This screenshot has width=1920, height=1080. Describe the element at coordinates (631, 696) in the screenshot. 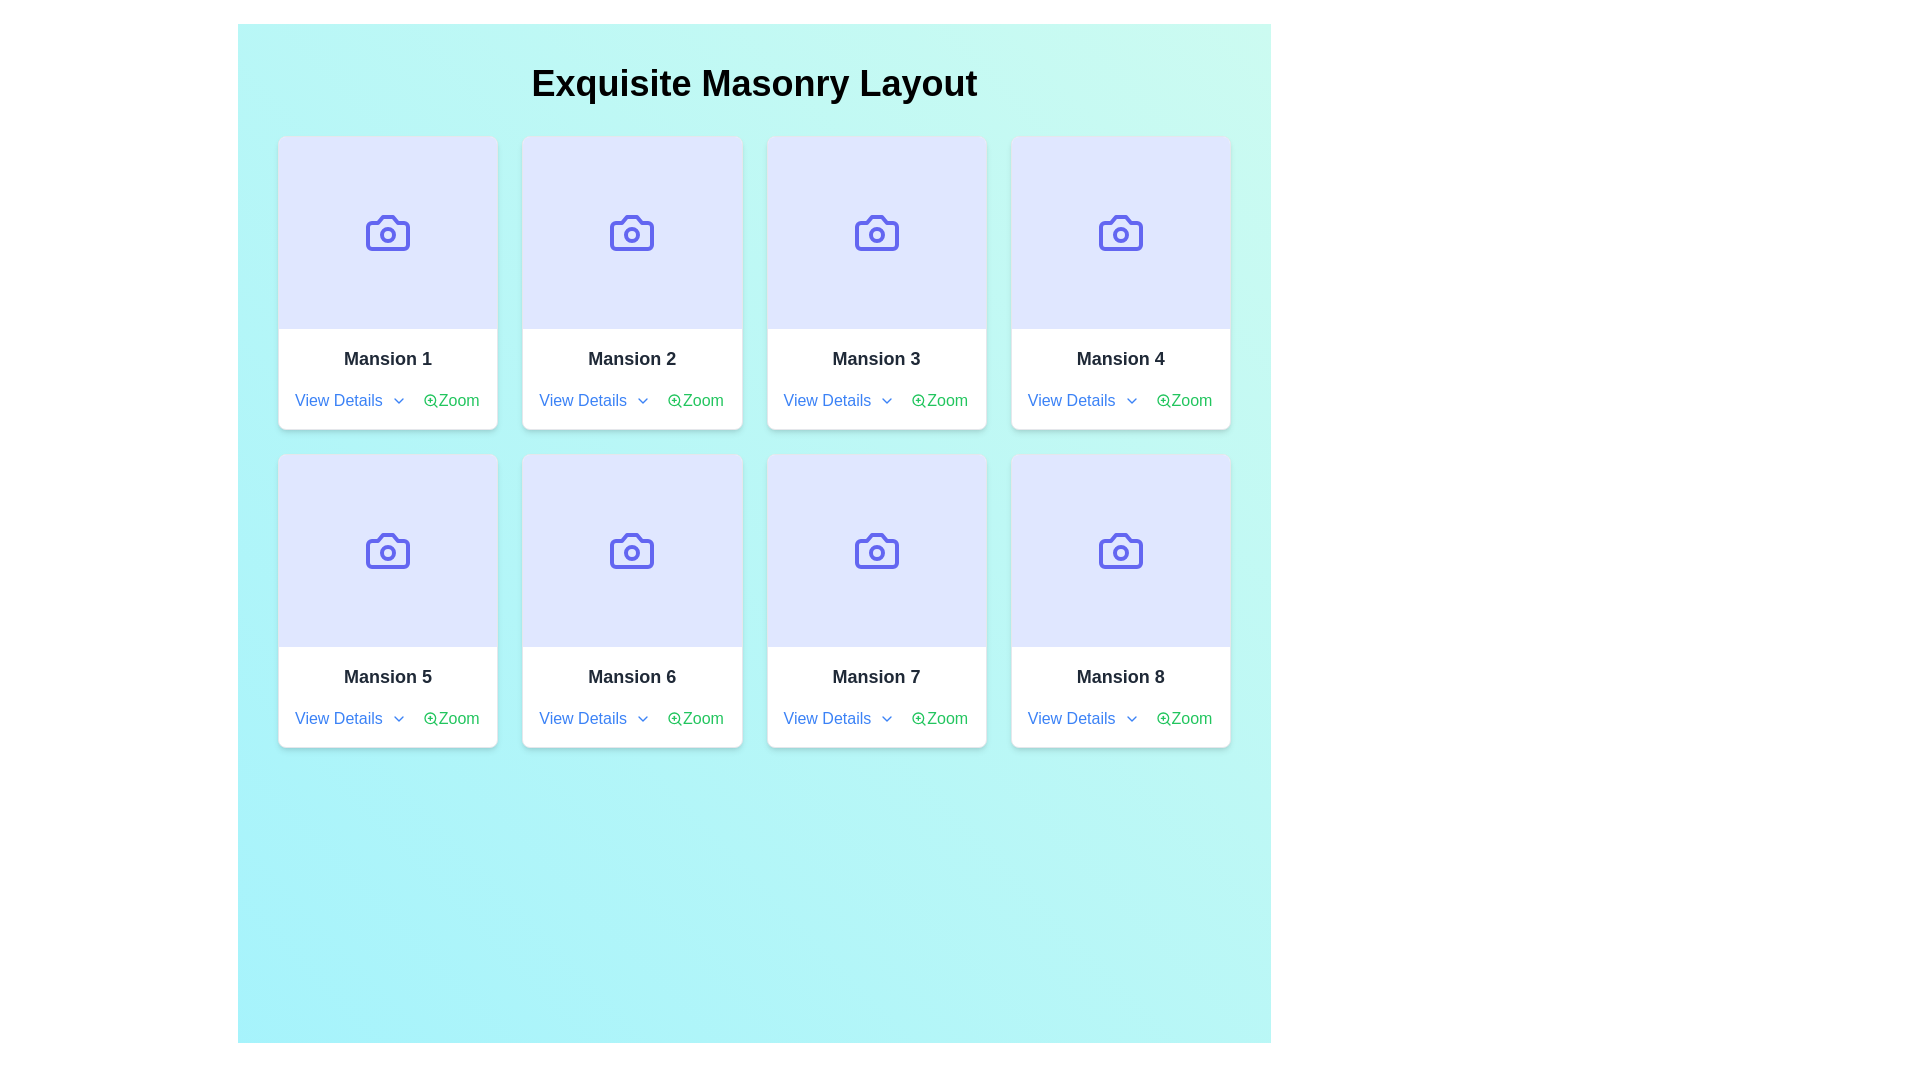

I see `the 'View Details' link located within the 'Mansion 6' card` at that location.